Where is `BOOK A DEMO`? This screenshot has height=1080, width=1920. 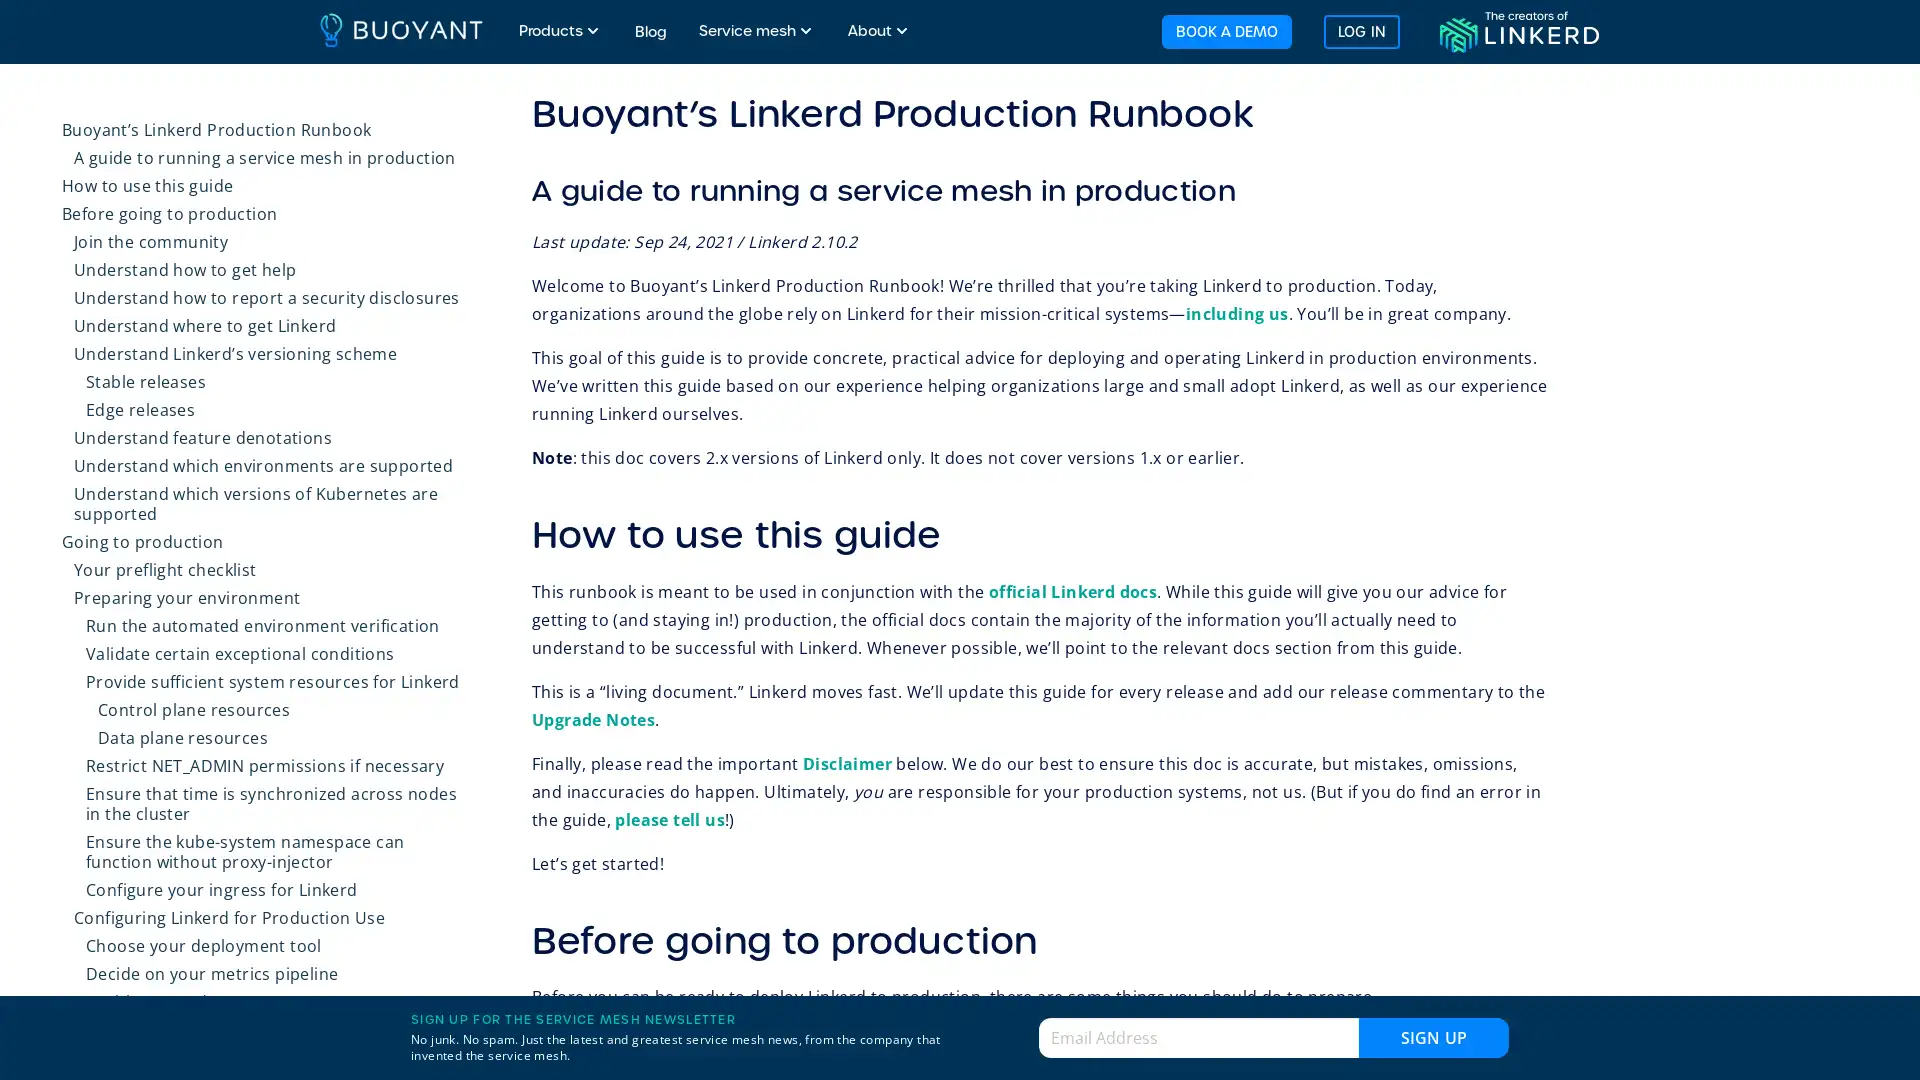 BOOK A DEMO is located at coordinates (1224, 30).